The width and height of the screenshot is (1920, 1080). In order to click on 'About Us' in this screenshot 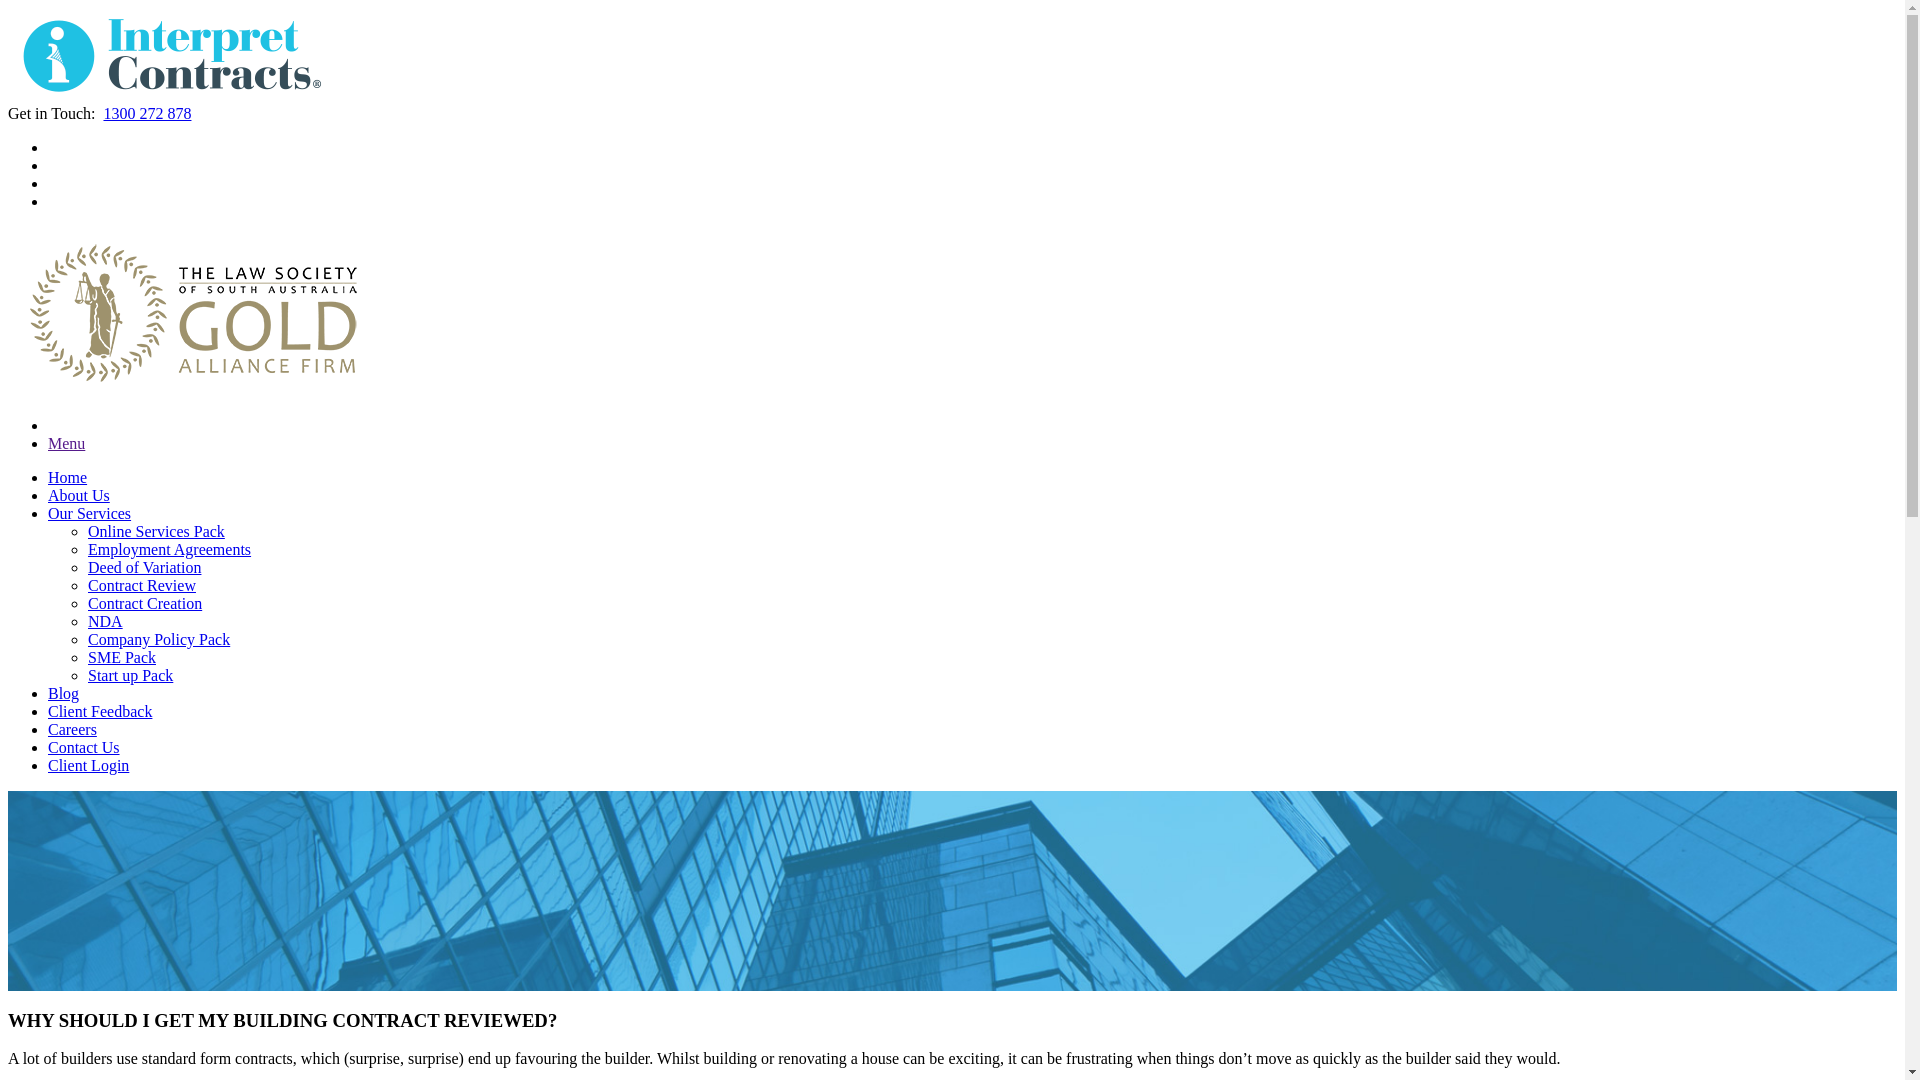, I will do `click(48, 495)`.